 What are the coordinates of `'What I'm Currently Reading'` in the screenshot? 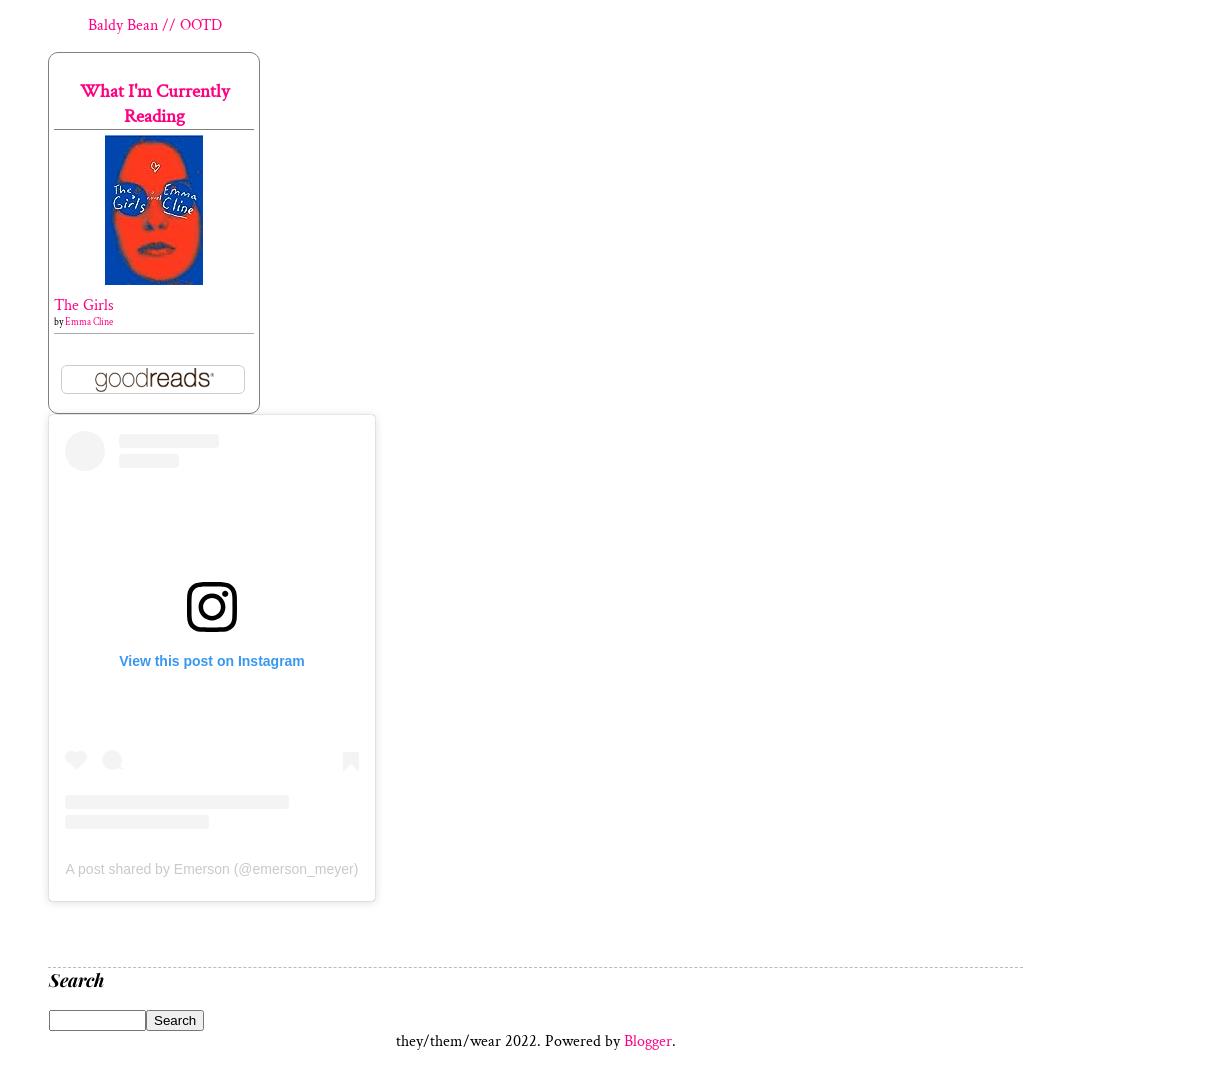 It's located at (153, 103).